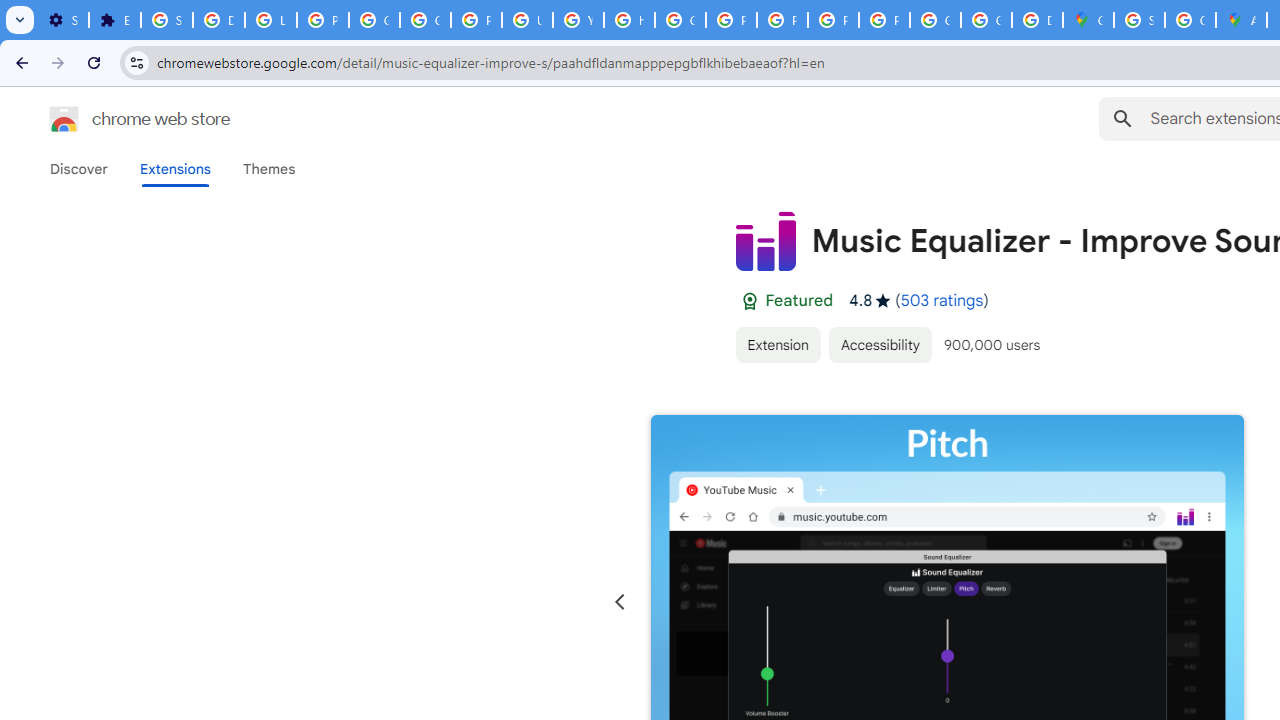 This screenshot has height=720, width=1280. I want to click on 'Privacy Help Center - Policies Help', so click(730, 20).